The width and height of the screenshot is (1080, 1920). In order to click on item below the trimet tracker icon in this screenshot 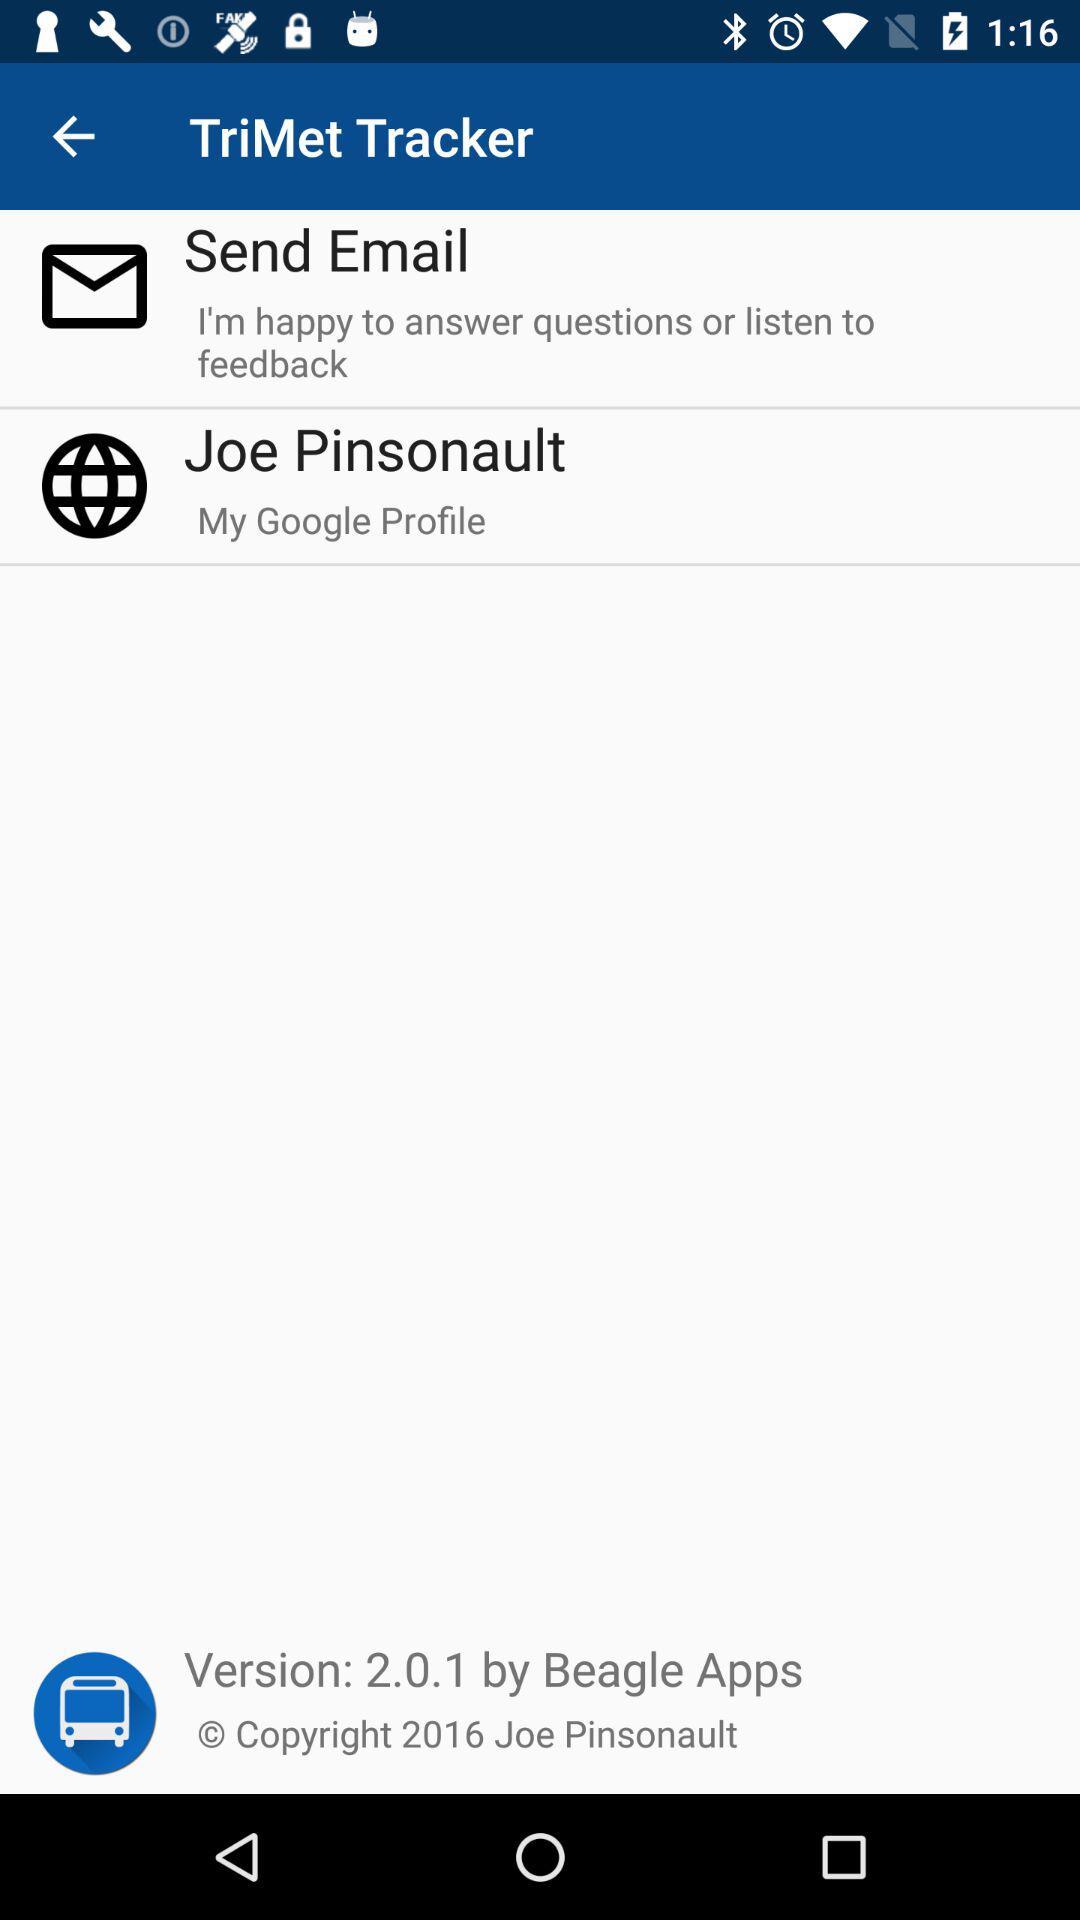, I will do `click(326, 247)`.